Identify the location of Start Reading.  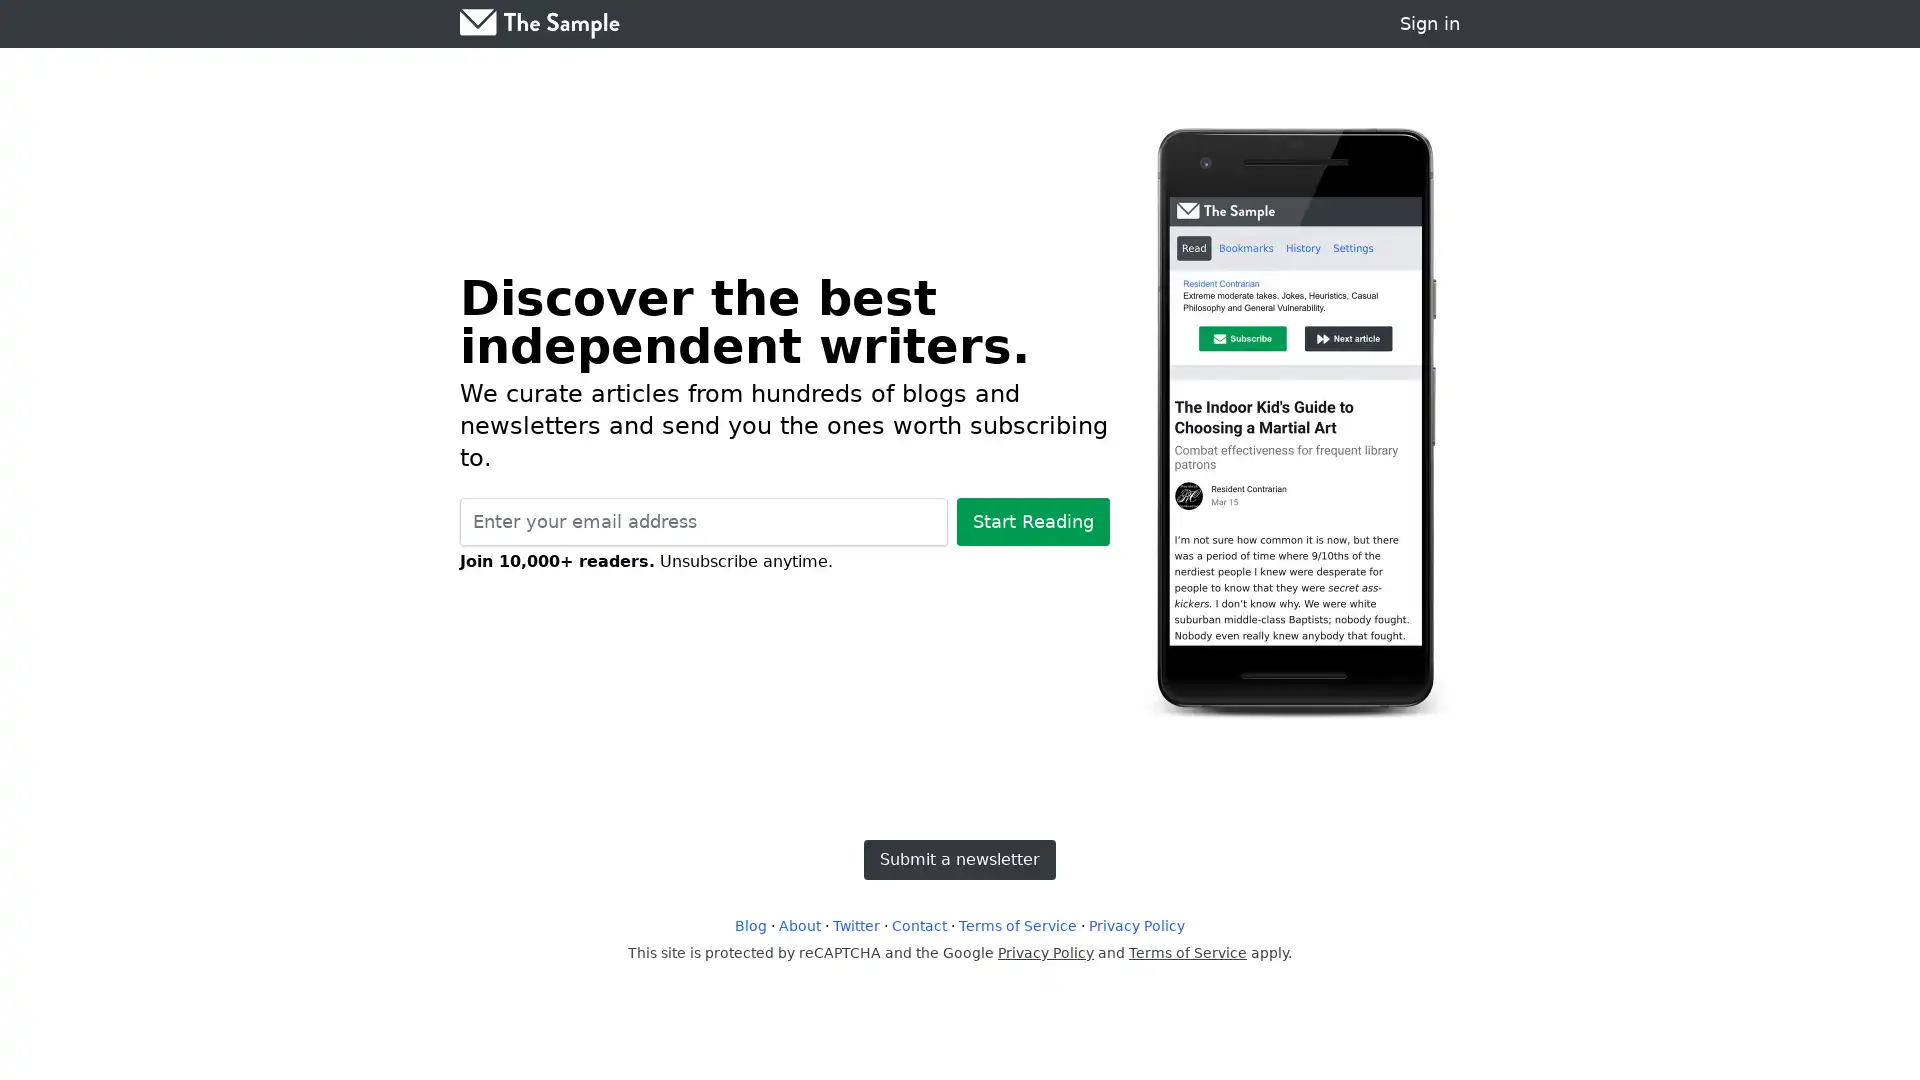
(1033, 519).